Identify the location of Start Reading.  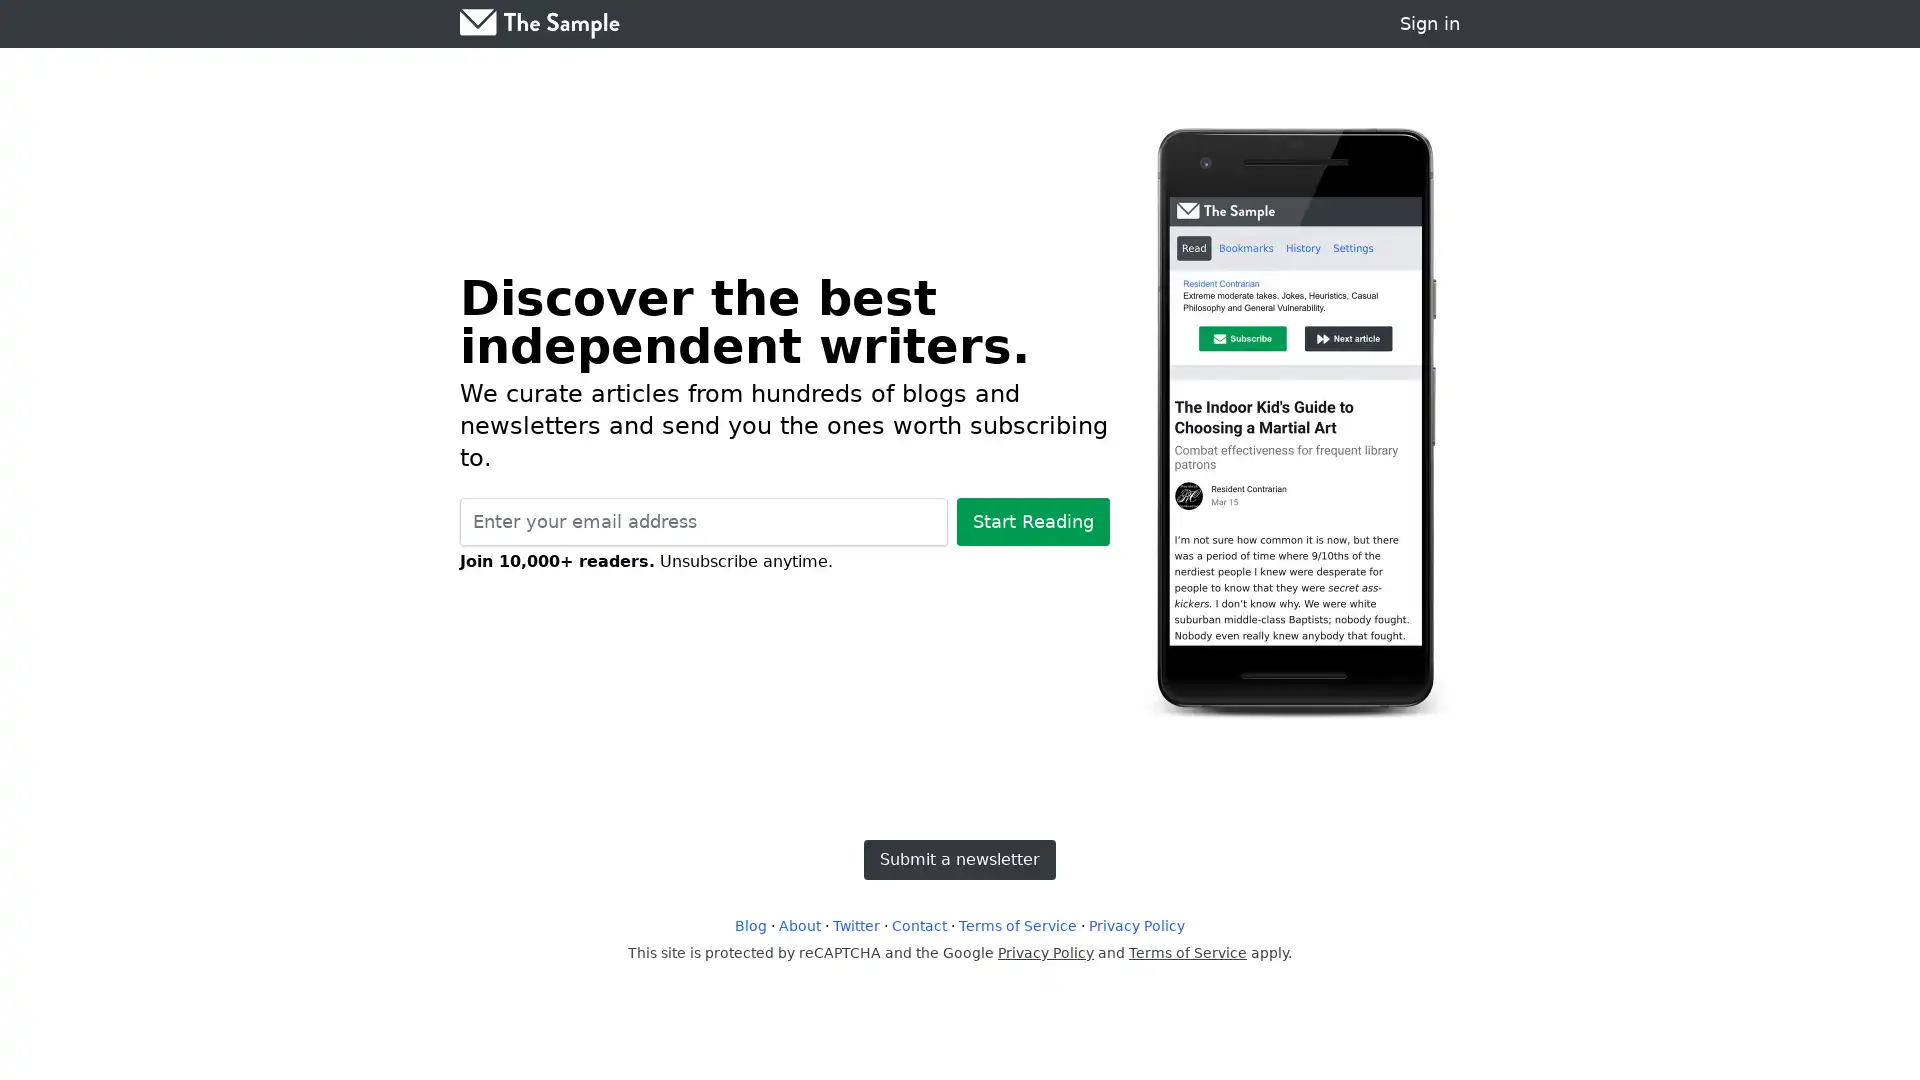
(1033, 519).